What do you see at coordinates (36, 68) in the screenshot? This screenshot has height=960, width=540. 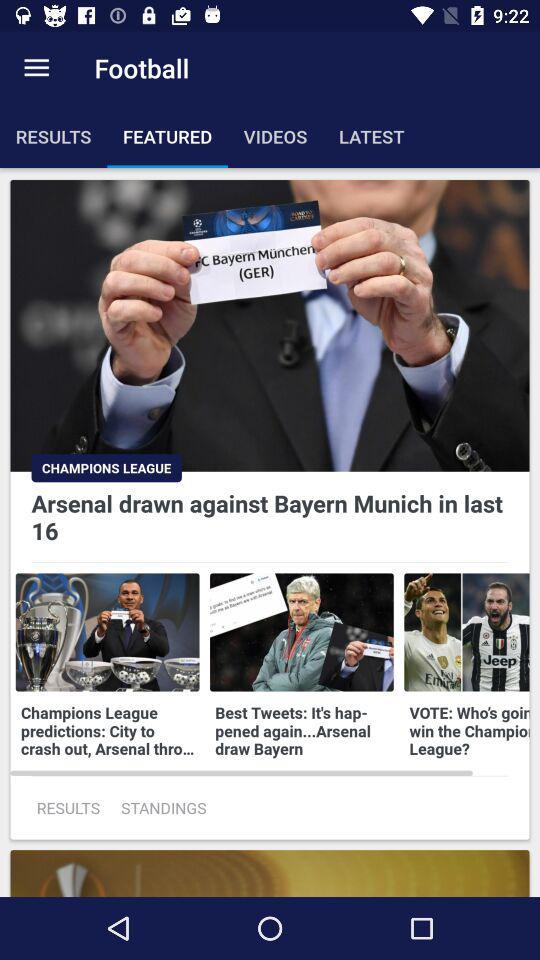 I see `the icon above results item` at bounding box center [36, 68].